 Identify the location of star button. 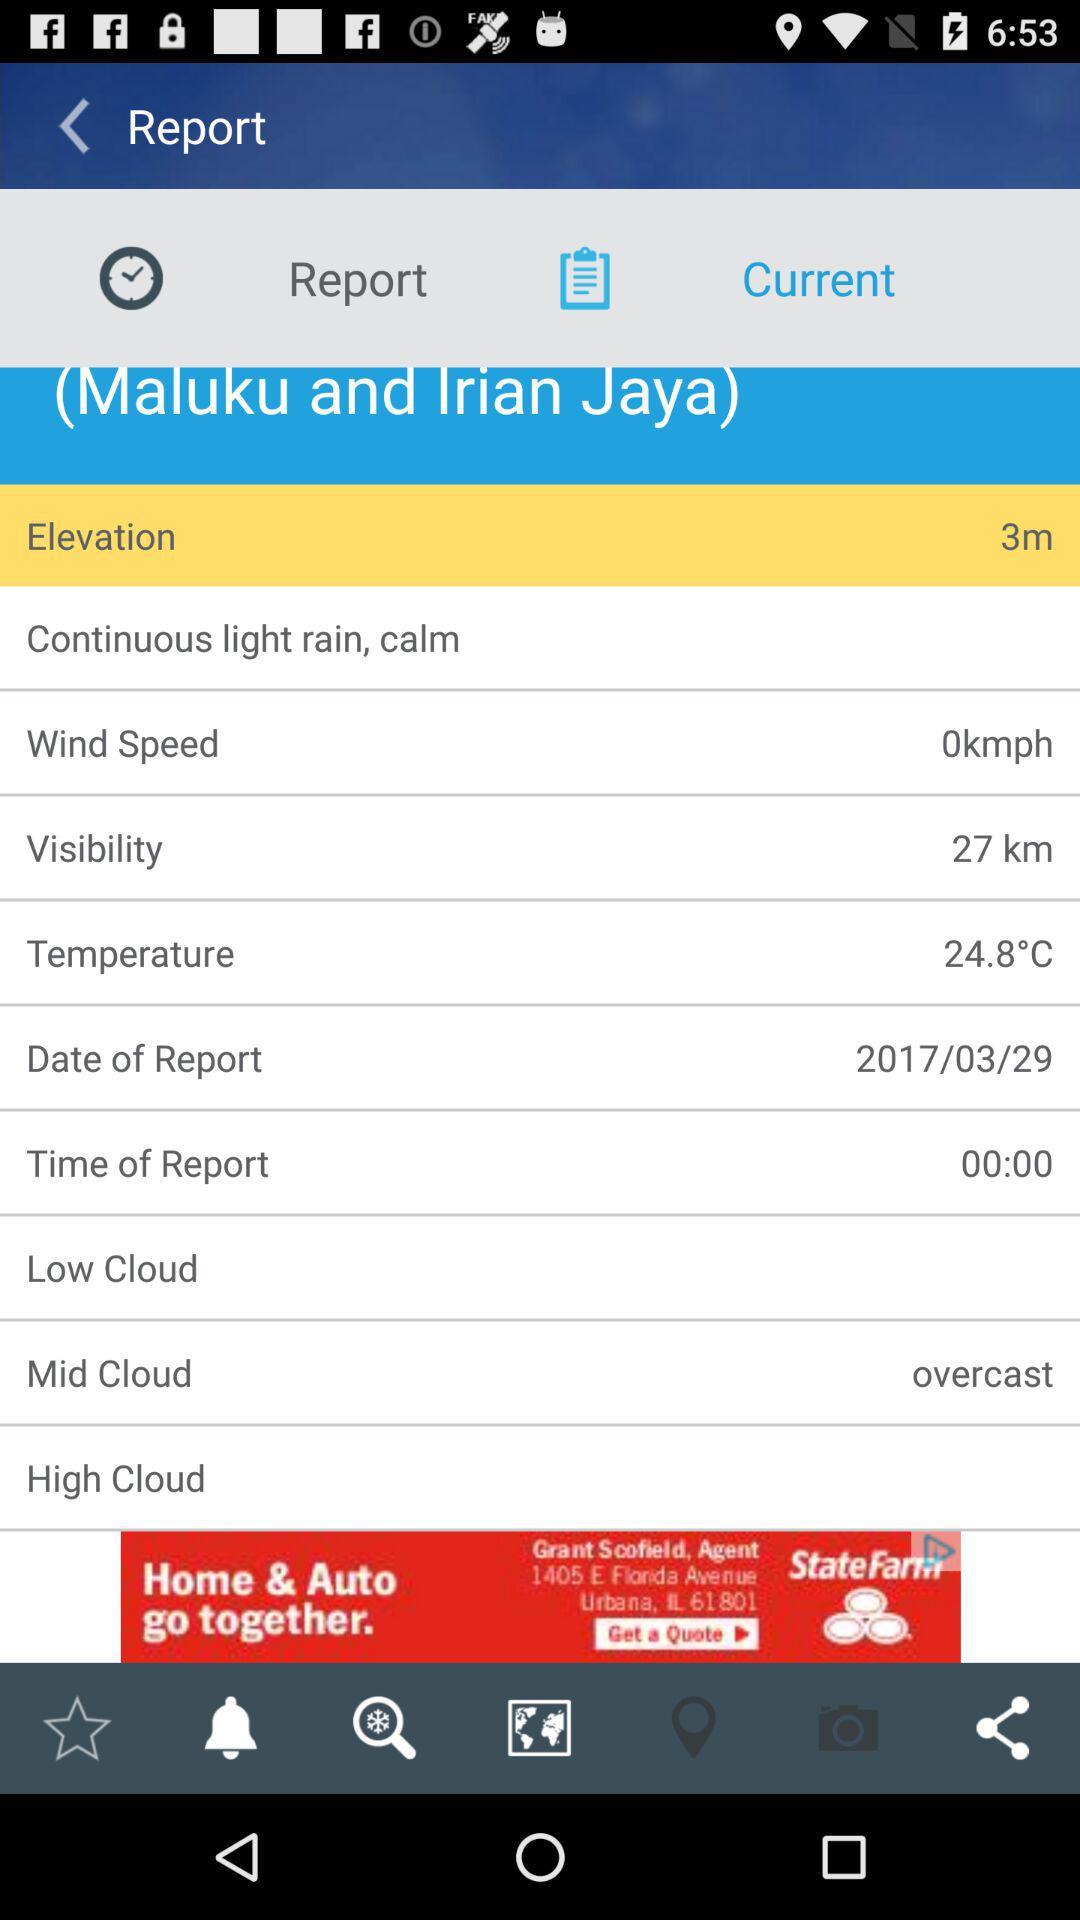
(75, 1727).